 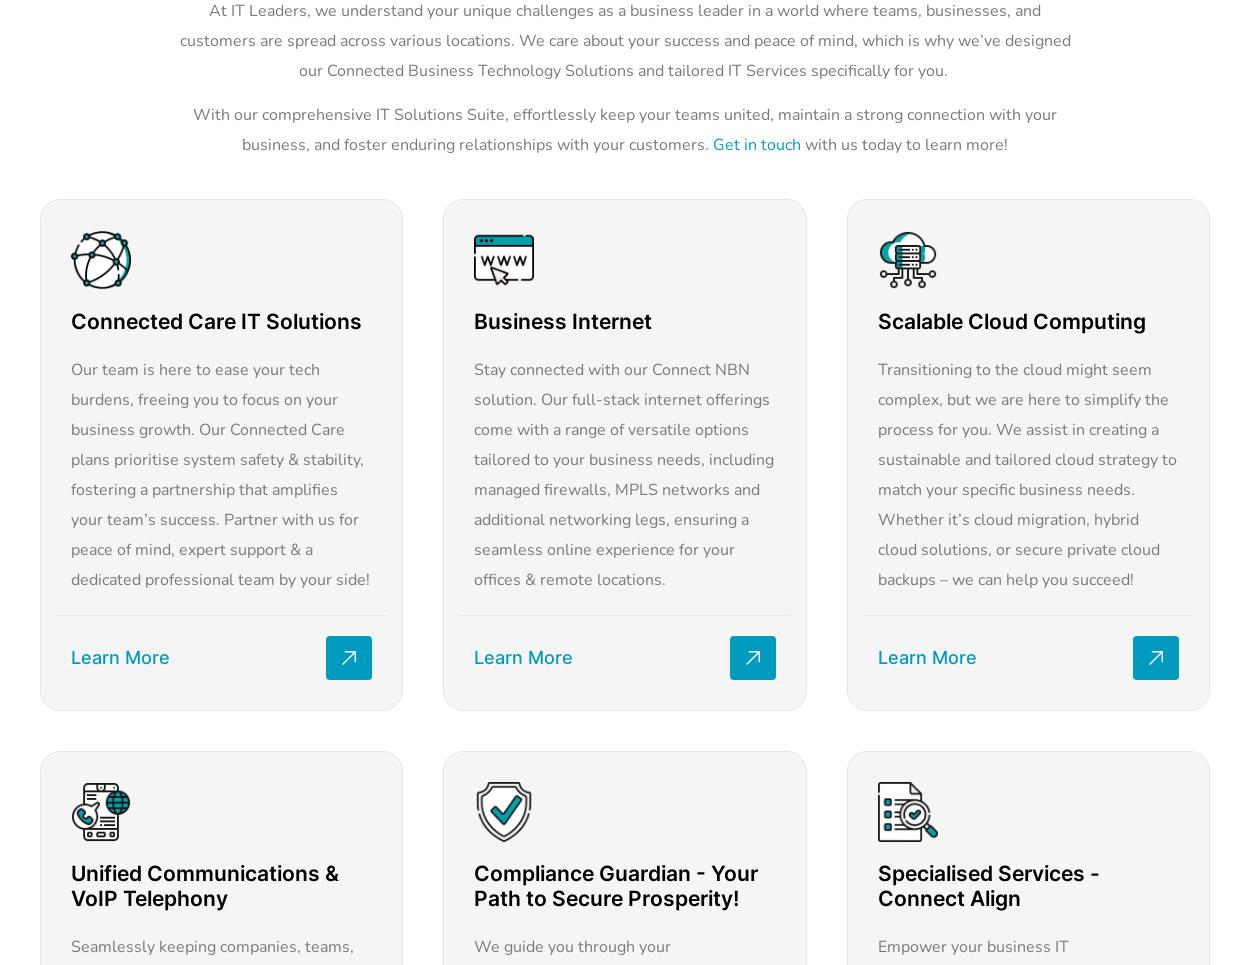 What do you see at coordinates (625, 129) in the screenshot?
I see `'With our comprehensive IT Solutions Suite, effortlessly keep your teams united, maintain a strong connection with your business, and foster enduring relationships with your customers.'` at bounding box center [625, 129].